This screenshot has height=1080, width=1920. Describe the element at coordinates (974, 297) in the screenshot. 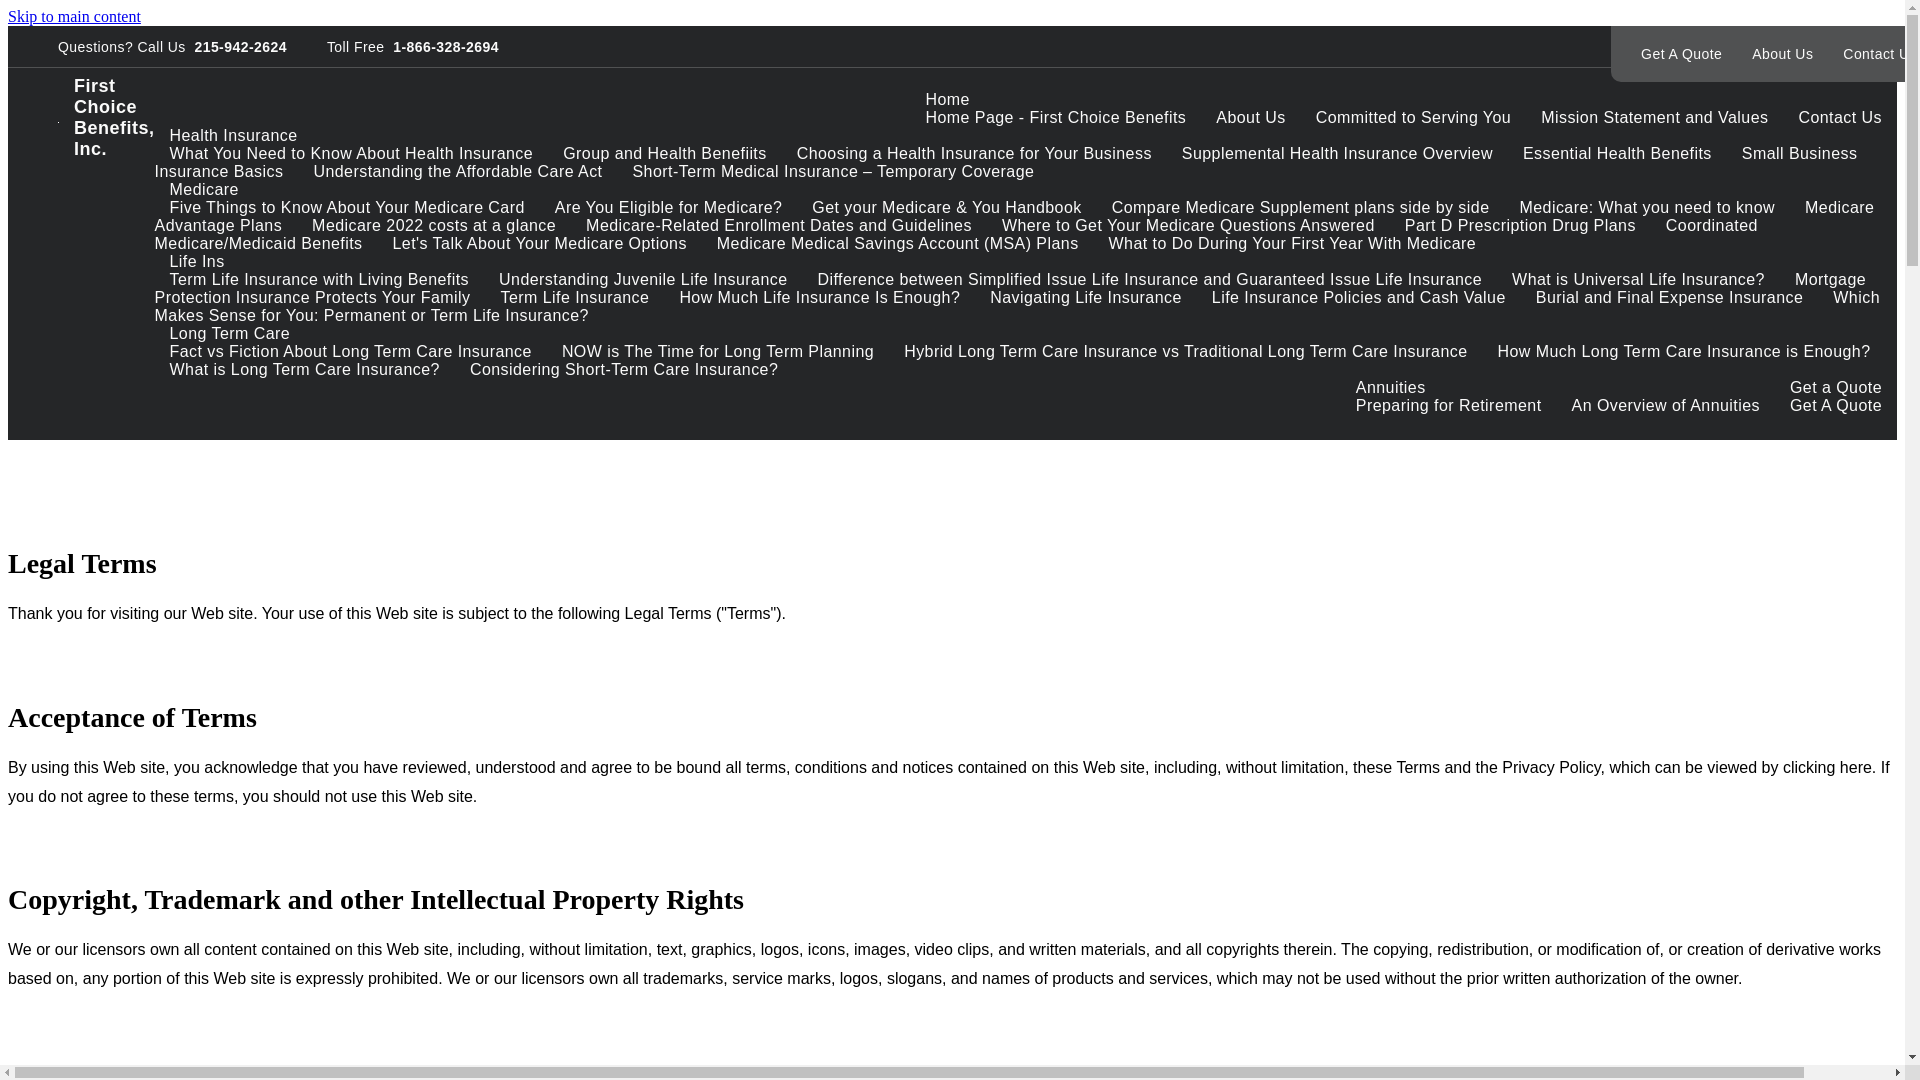

I see `'Navigating Life Insurance'` at that location.